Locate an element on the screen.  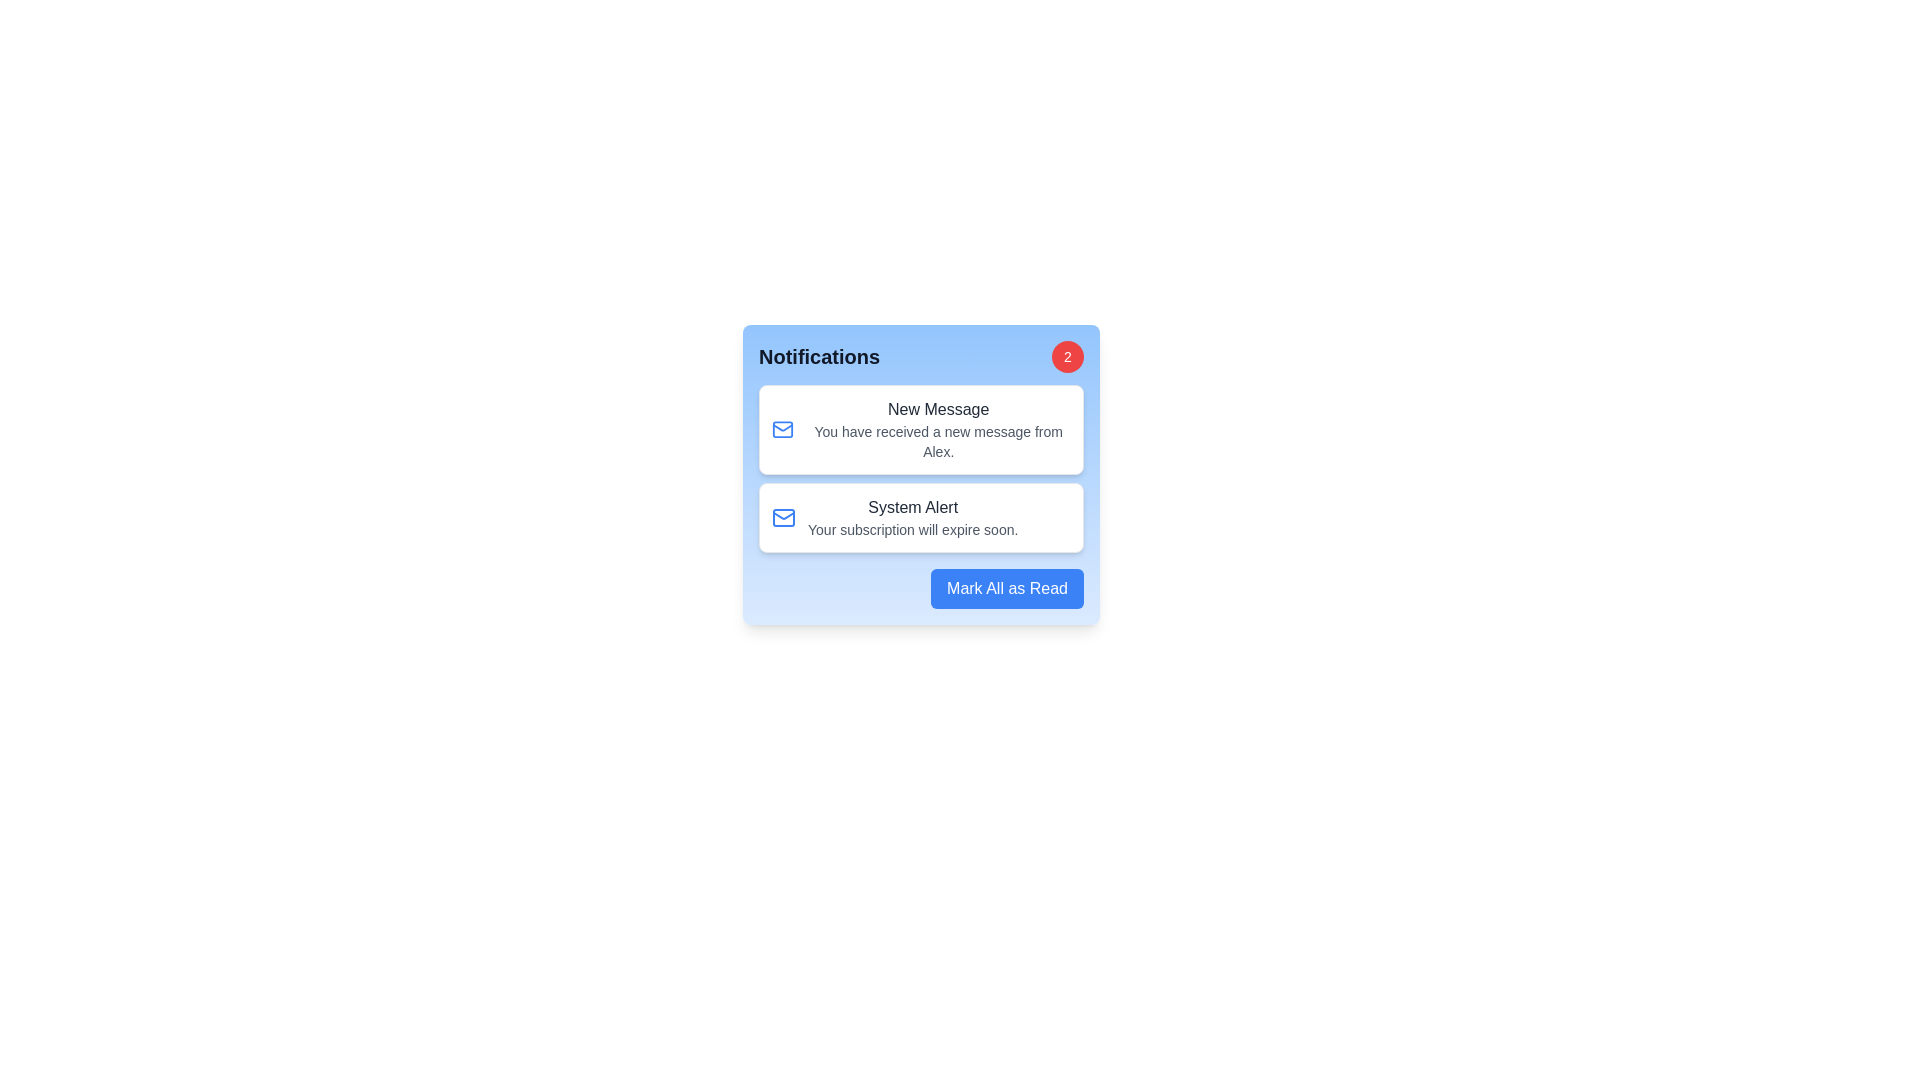
the rectangular button with a blue background and white text labeled 'Mark All as Read' located at the bottom-right corner of the notification panel to mark all notifications as read is located at coordinates (1007, 588).